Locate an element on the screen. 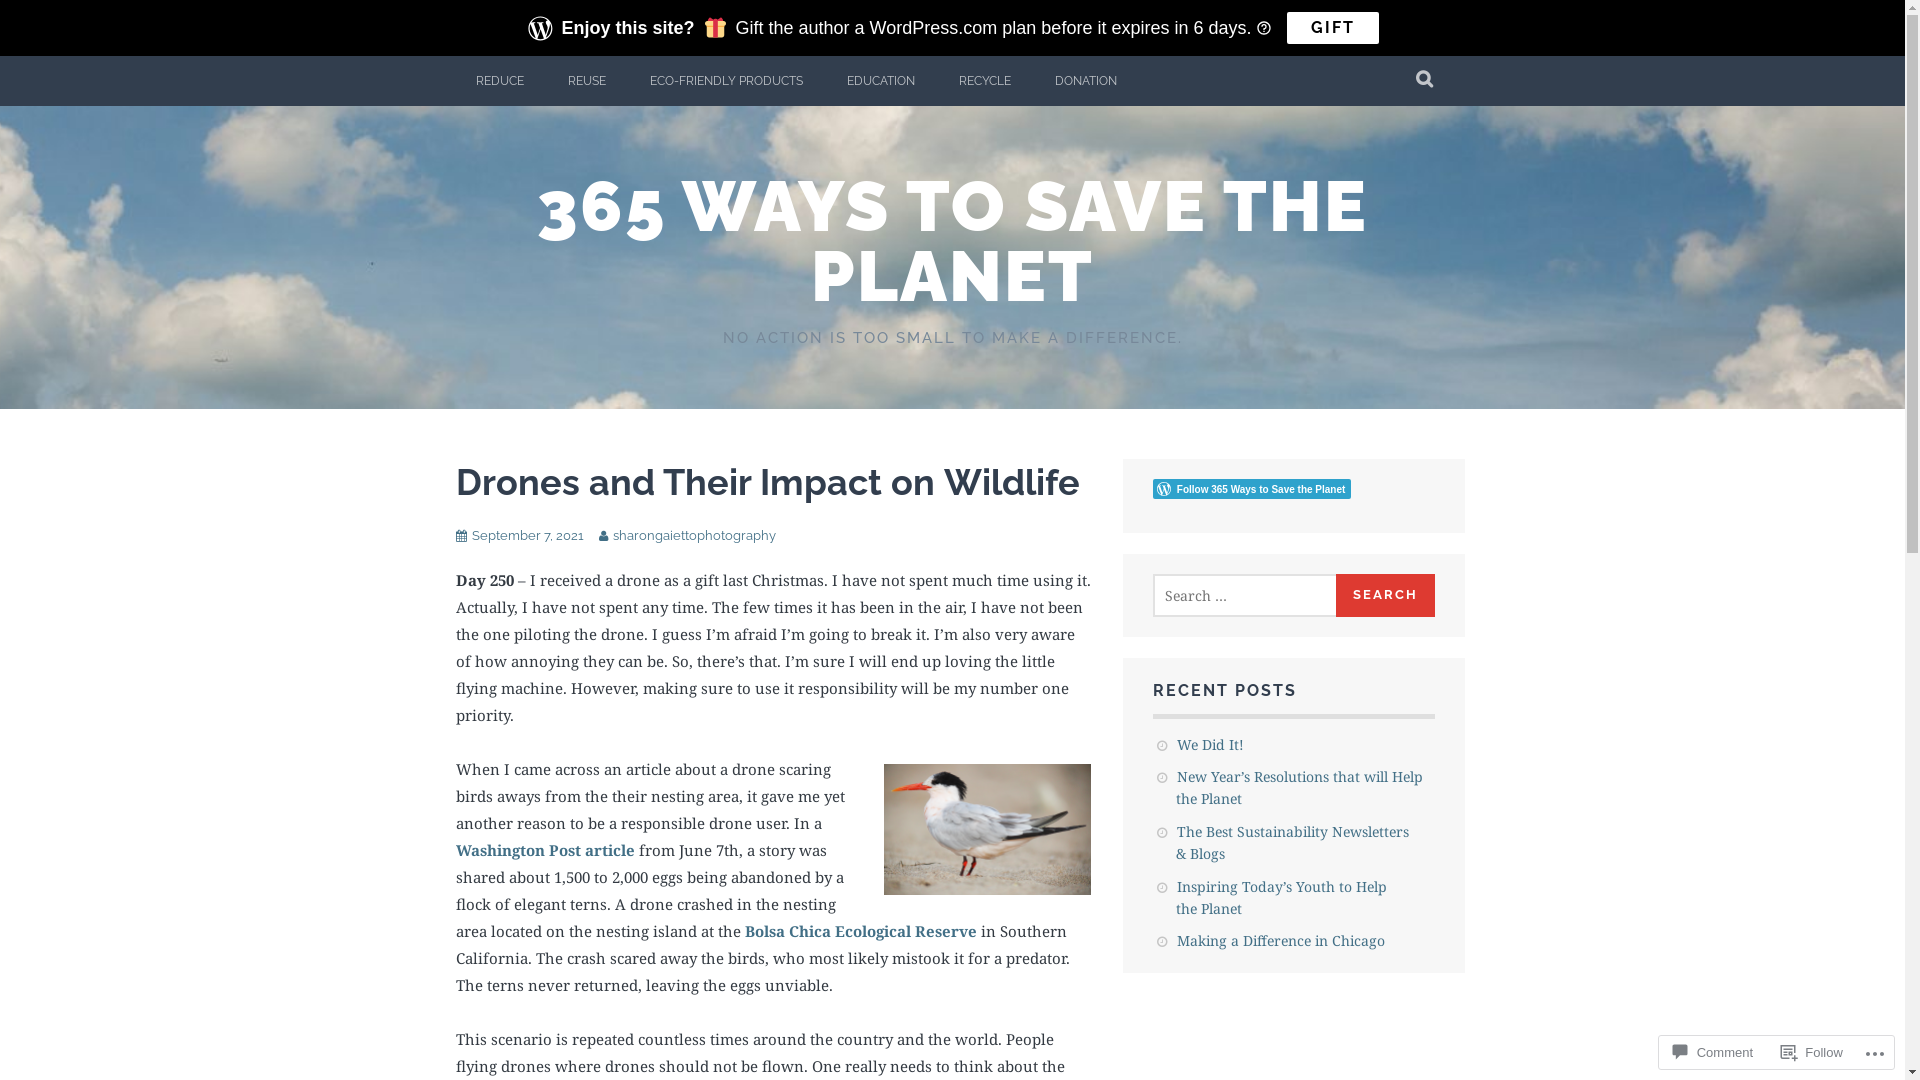 The image size is (1920, 1080). 'sharongaiettophotography' is located at coordinates (693, 534).